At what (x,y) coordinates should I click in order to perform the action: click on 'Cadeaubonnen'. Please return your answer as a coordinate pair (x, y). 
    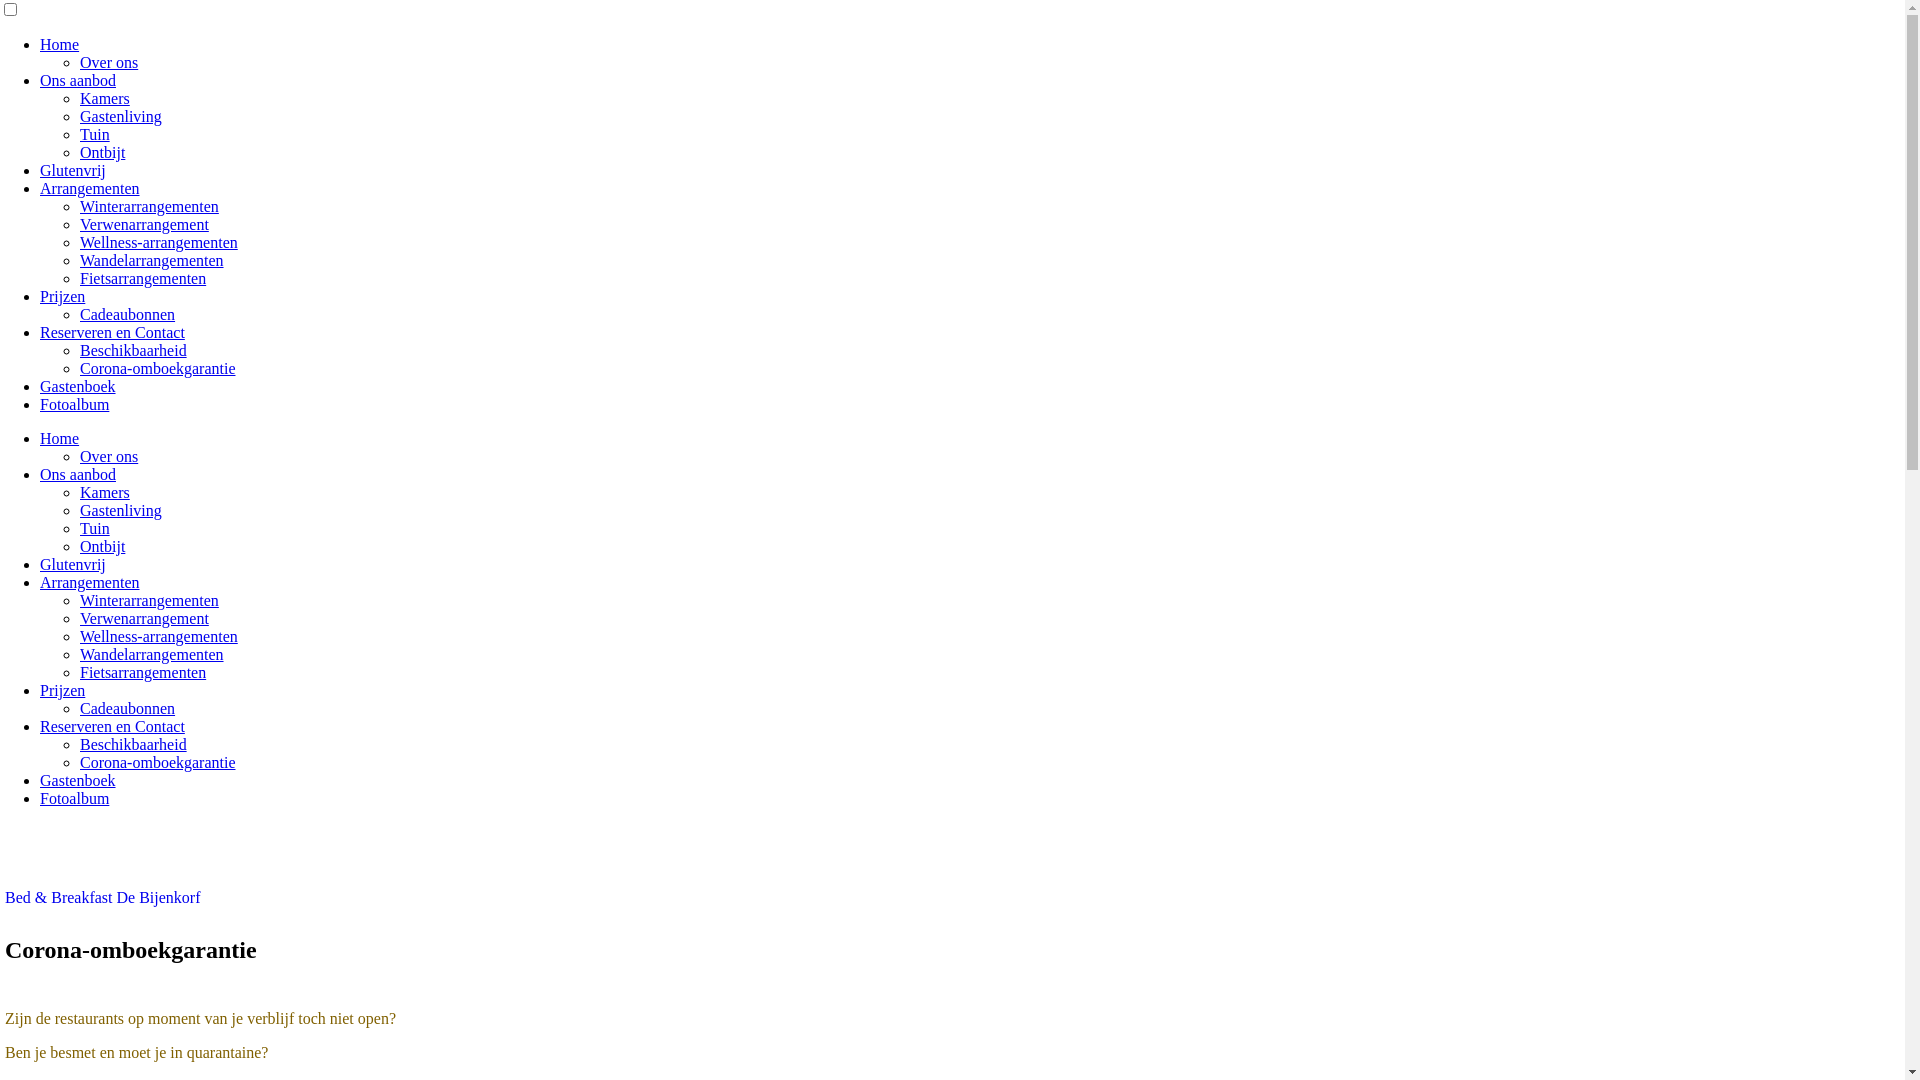
    Looking at the image, I should click on (126, 707).